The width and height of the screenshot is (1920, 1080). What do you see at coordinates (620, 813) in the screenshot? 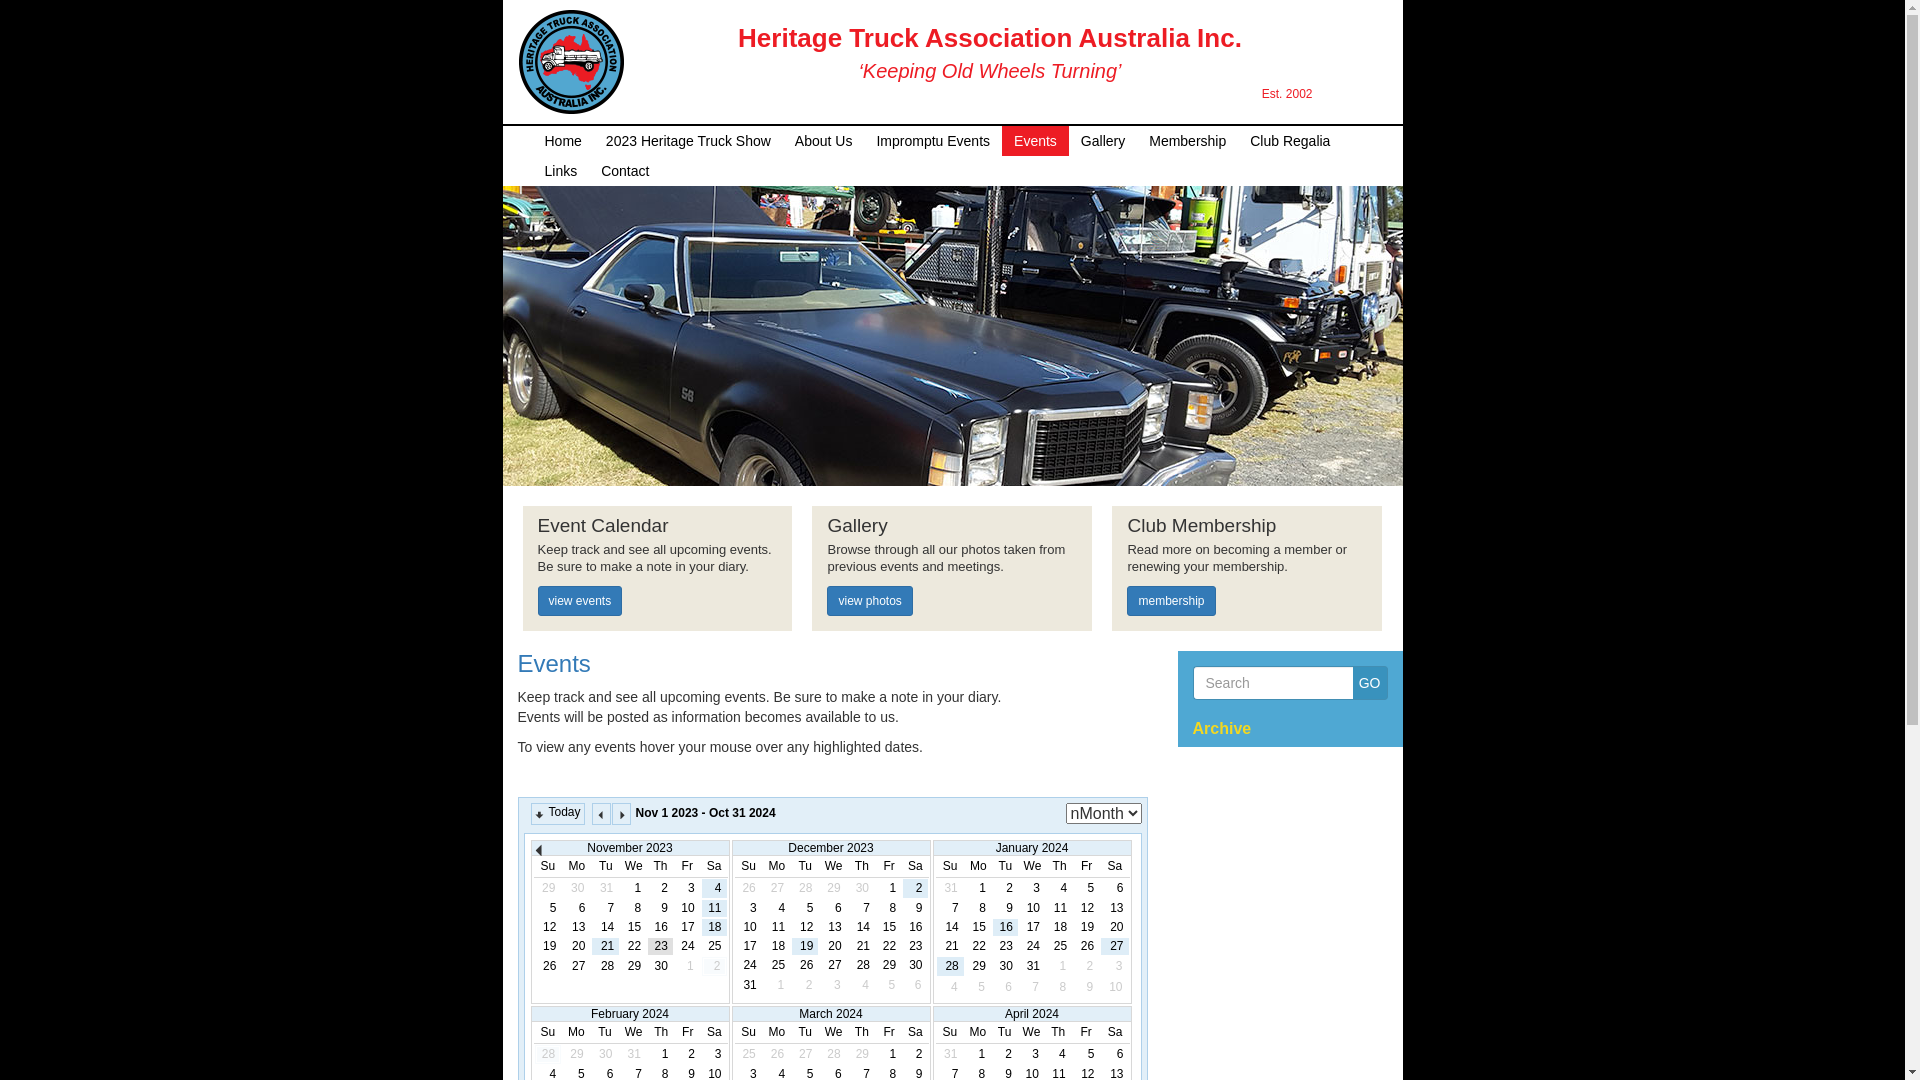
I see `'Next'` at bounding box center [620, 813].